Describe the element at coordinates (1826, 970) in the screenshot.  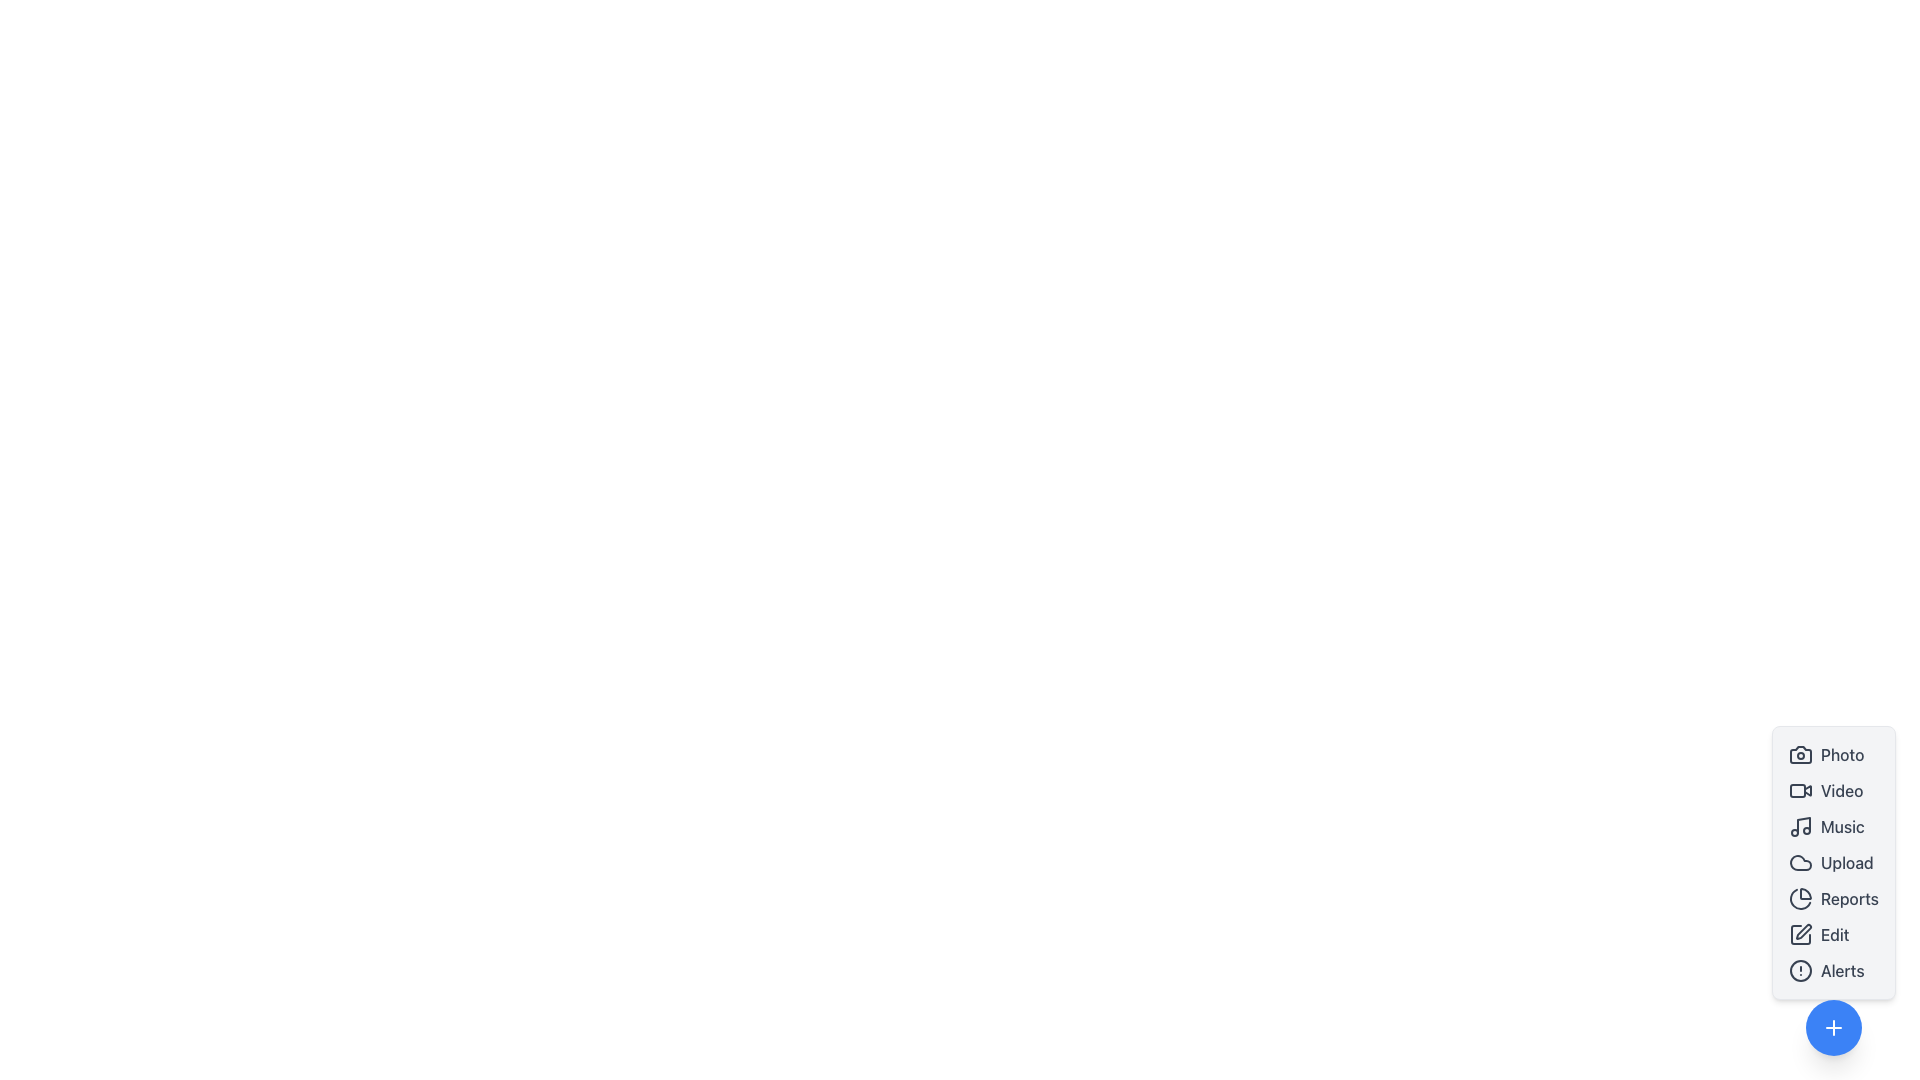
I see `the composite button element that features an alert icon and the text 'Alerts'` at that location.